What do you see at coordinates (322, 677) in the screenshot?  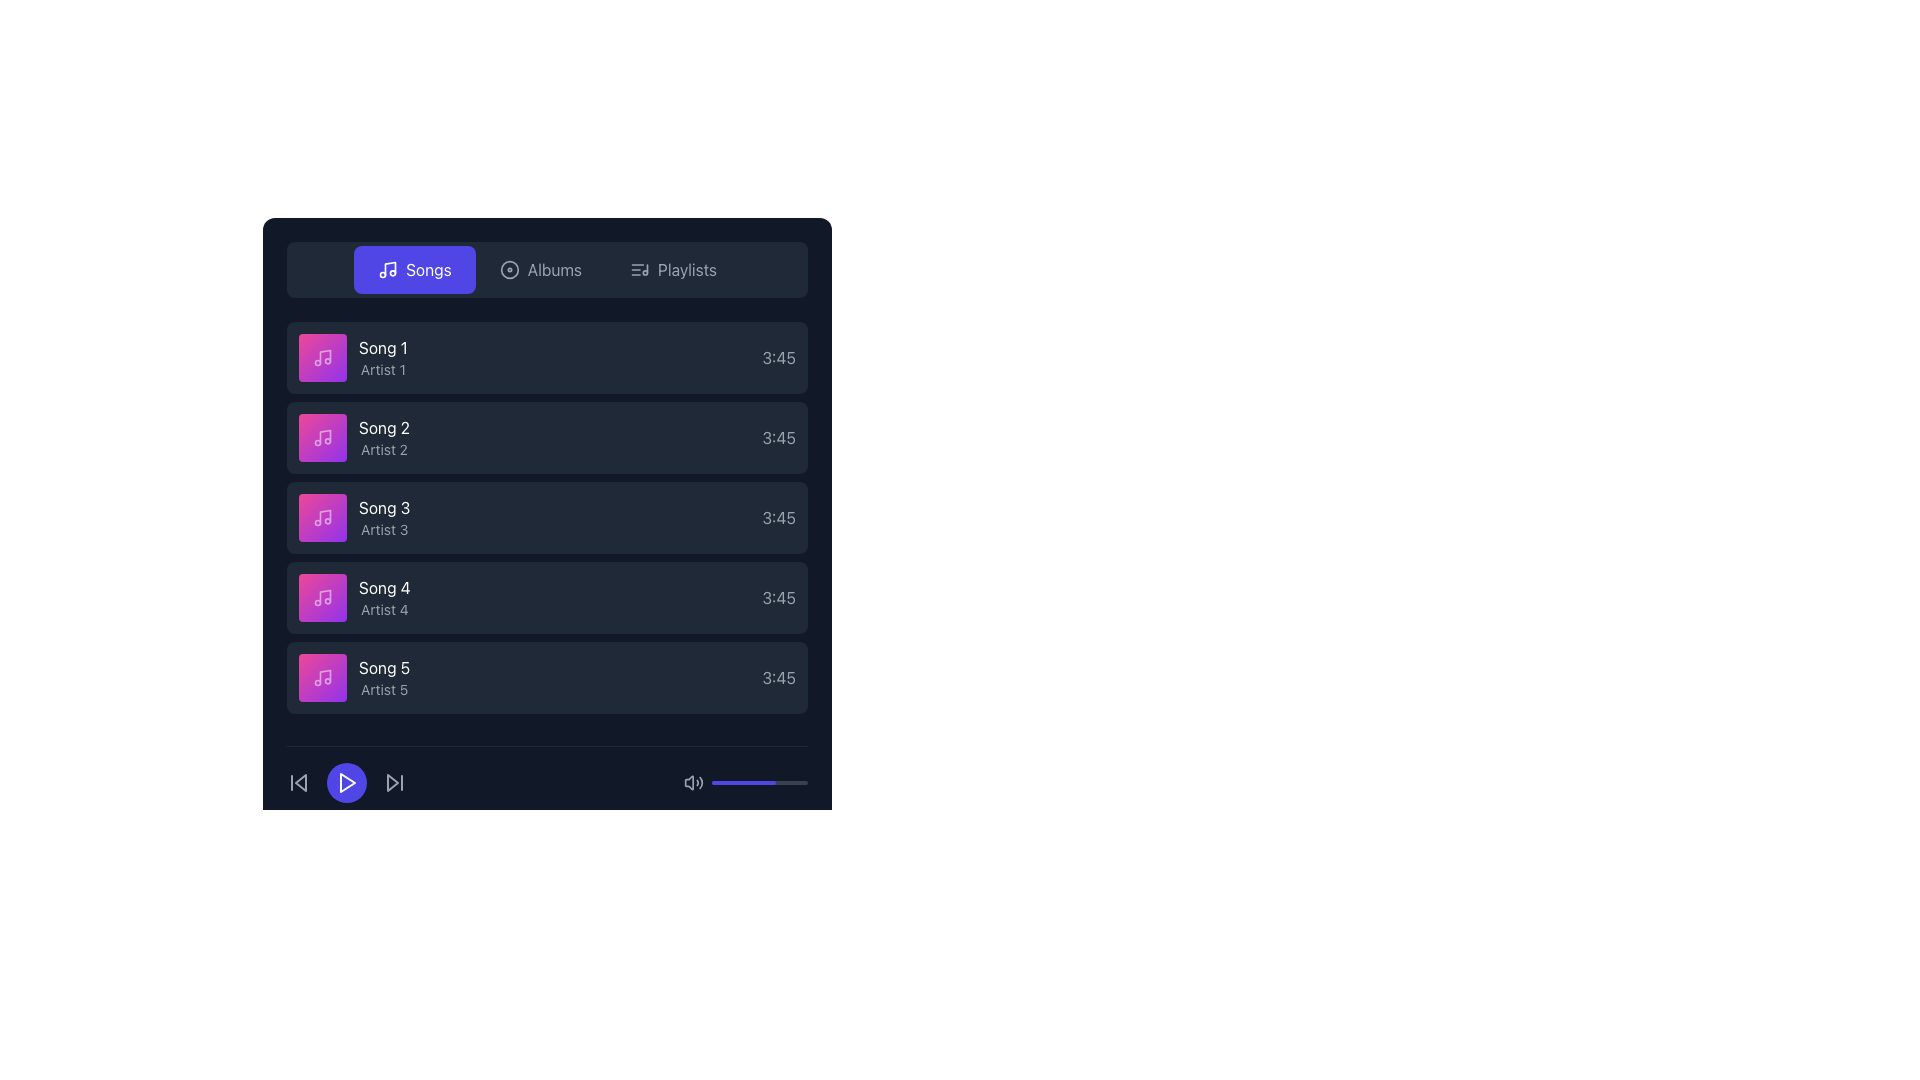 I see `the decorative icon for the 'Song 5' list item, which indicates it pertains to a music track` at bounding box center [322, 677].